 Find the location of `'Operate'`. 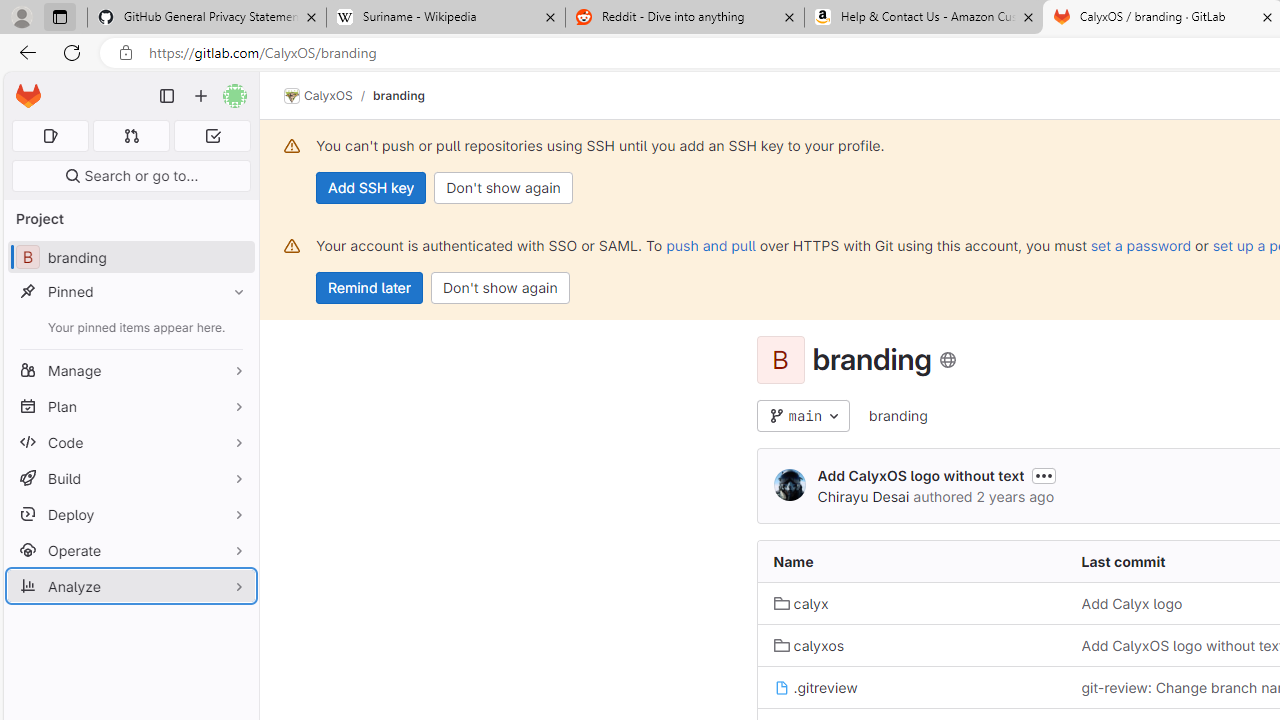

'Operate' is located at coordinates (130, 550).